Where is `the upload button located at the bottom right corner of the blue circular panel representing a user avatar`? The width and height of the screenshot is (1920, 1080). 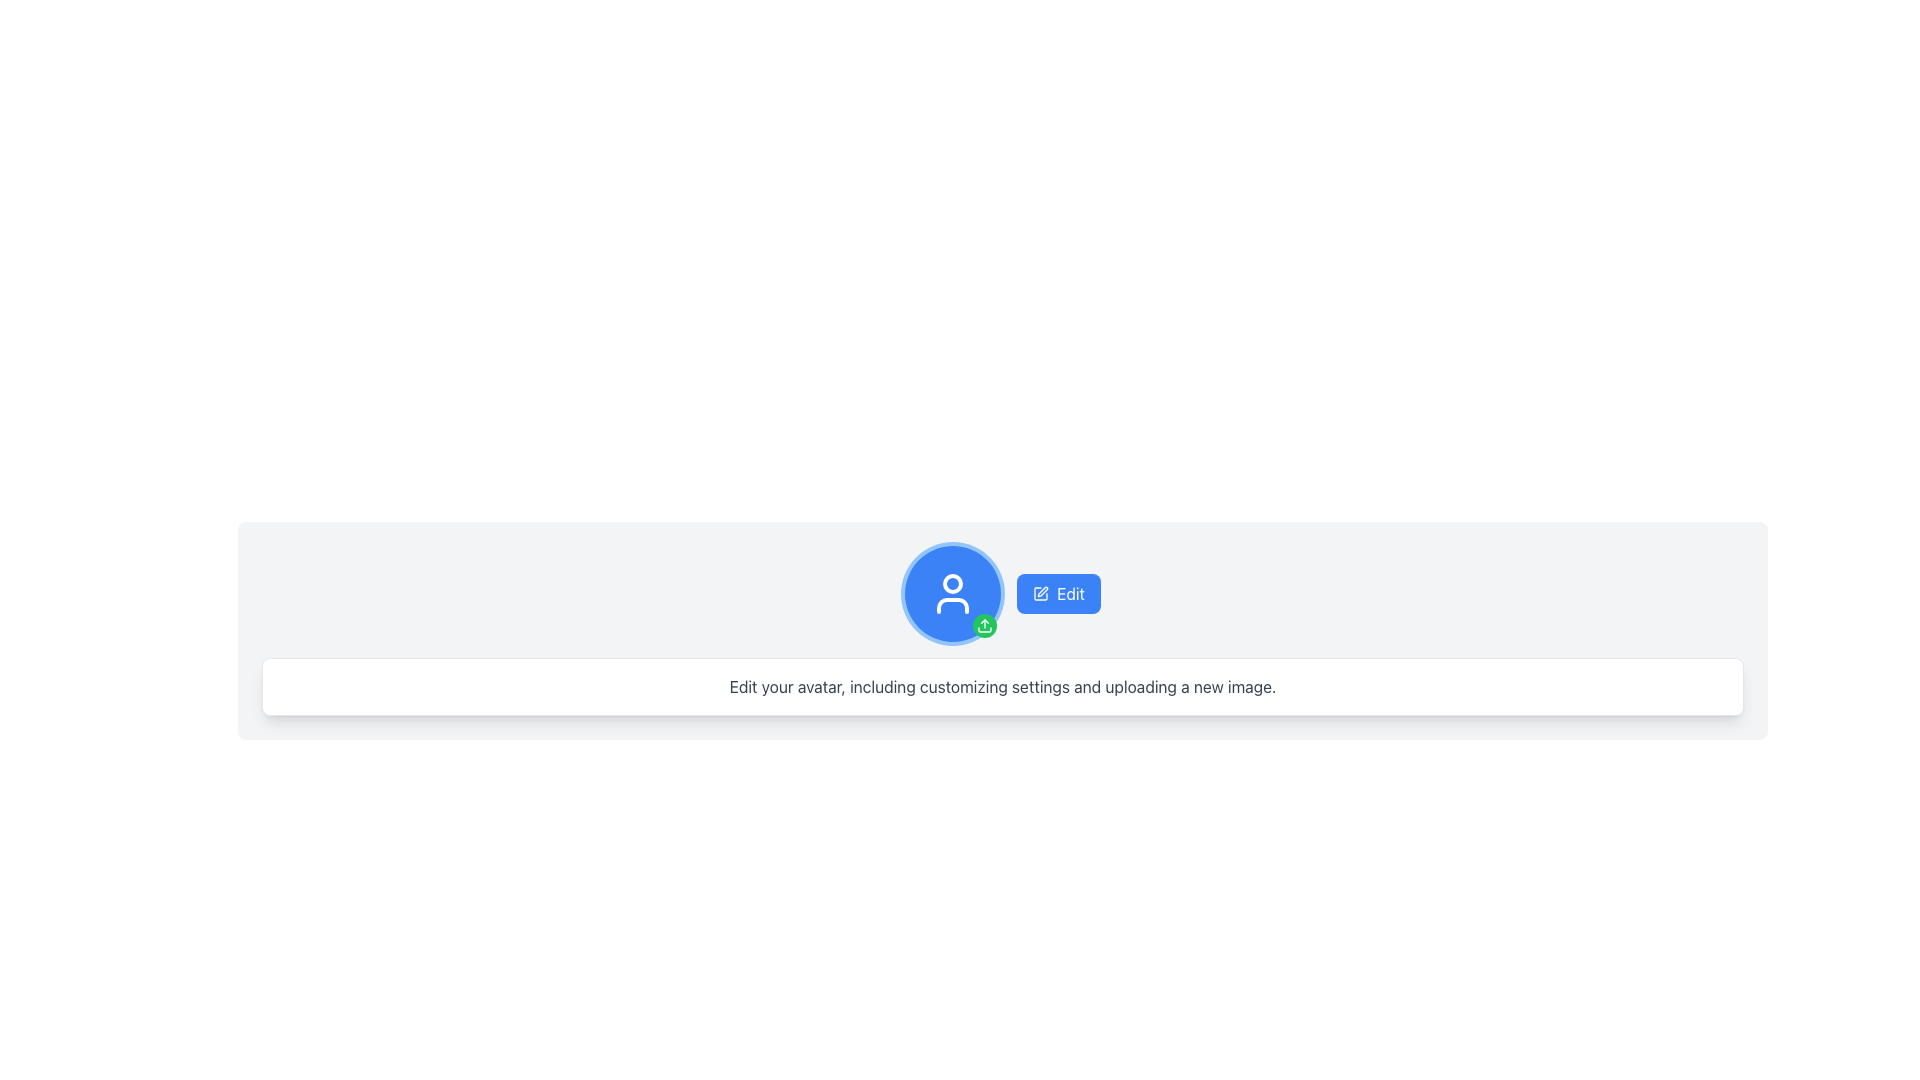 the upload button located at the bottom right corner of the blue circular panel representing a user avatar is located at coordinates (985, 624).